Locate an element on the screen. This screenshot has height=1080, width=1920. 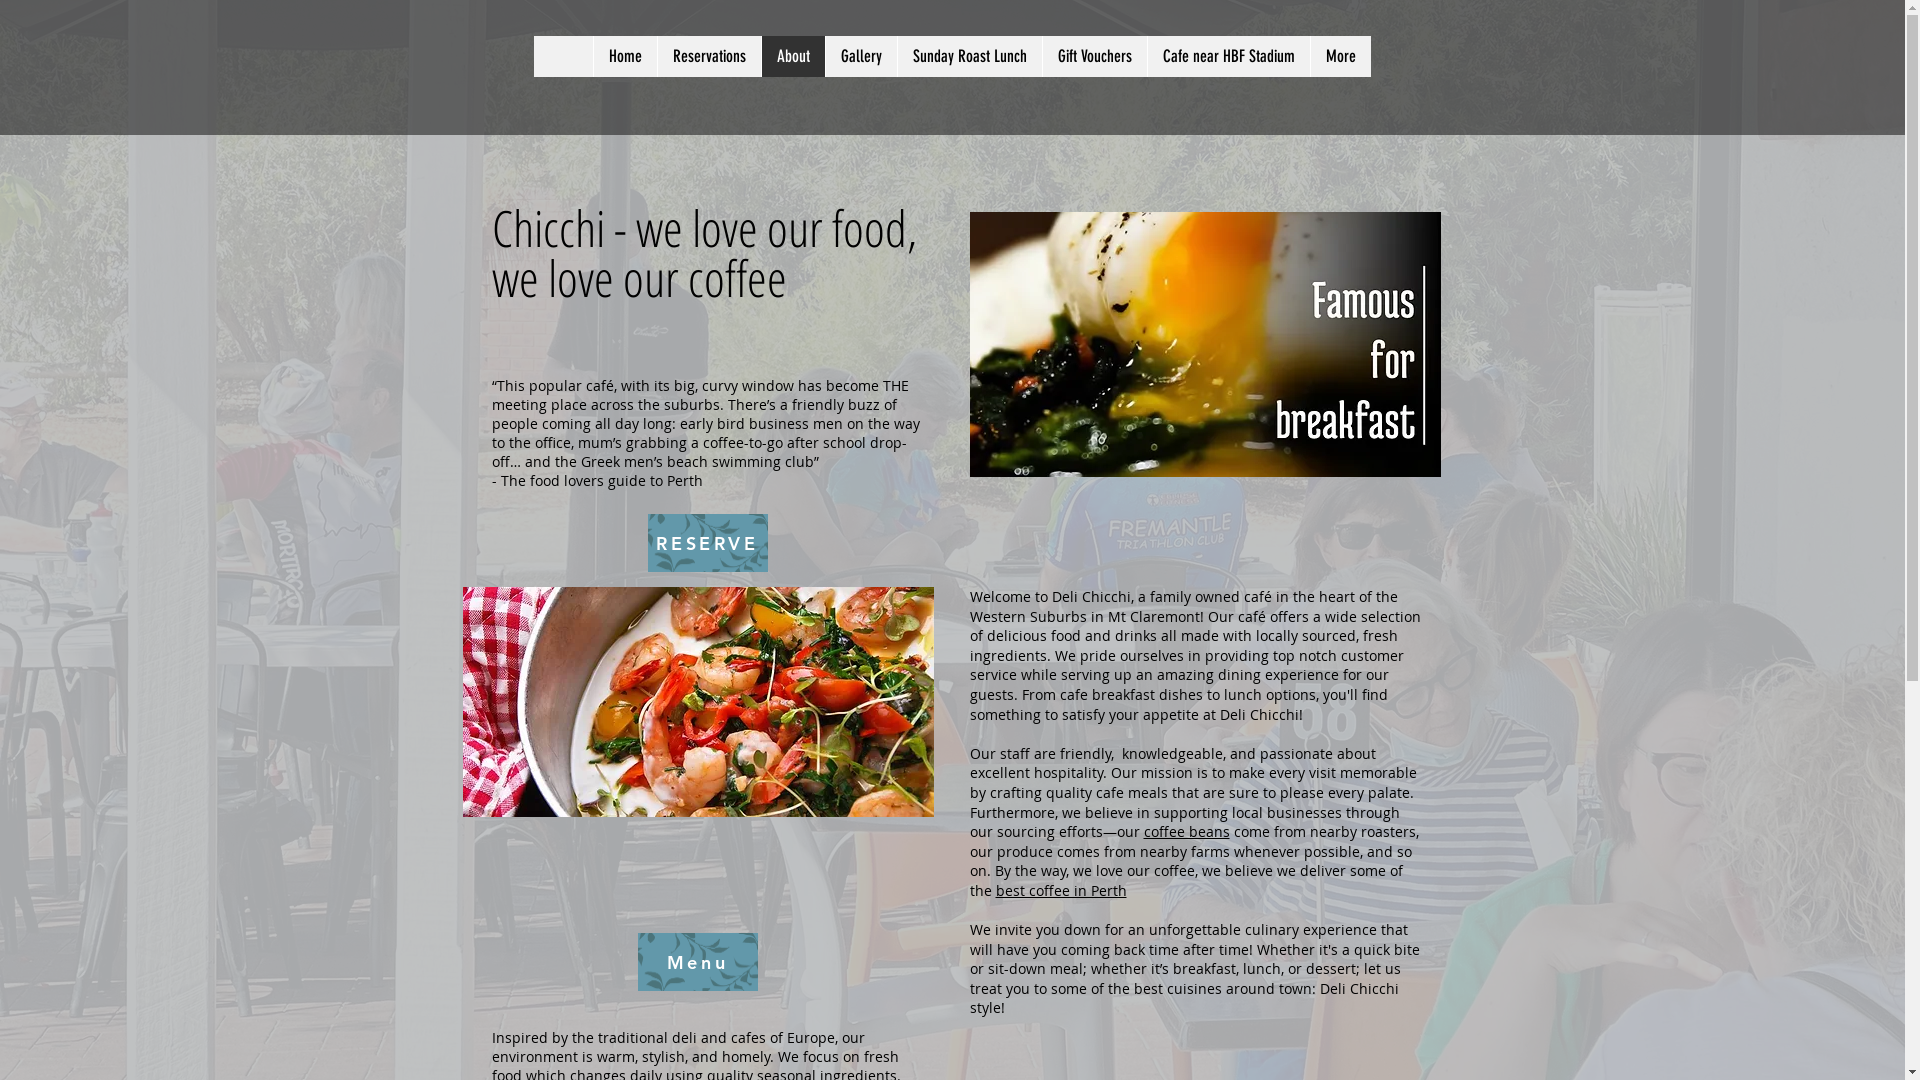
'best coffee in Perth' is located at coordinates (1060, 889).